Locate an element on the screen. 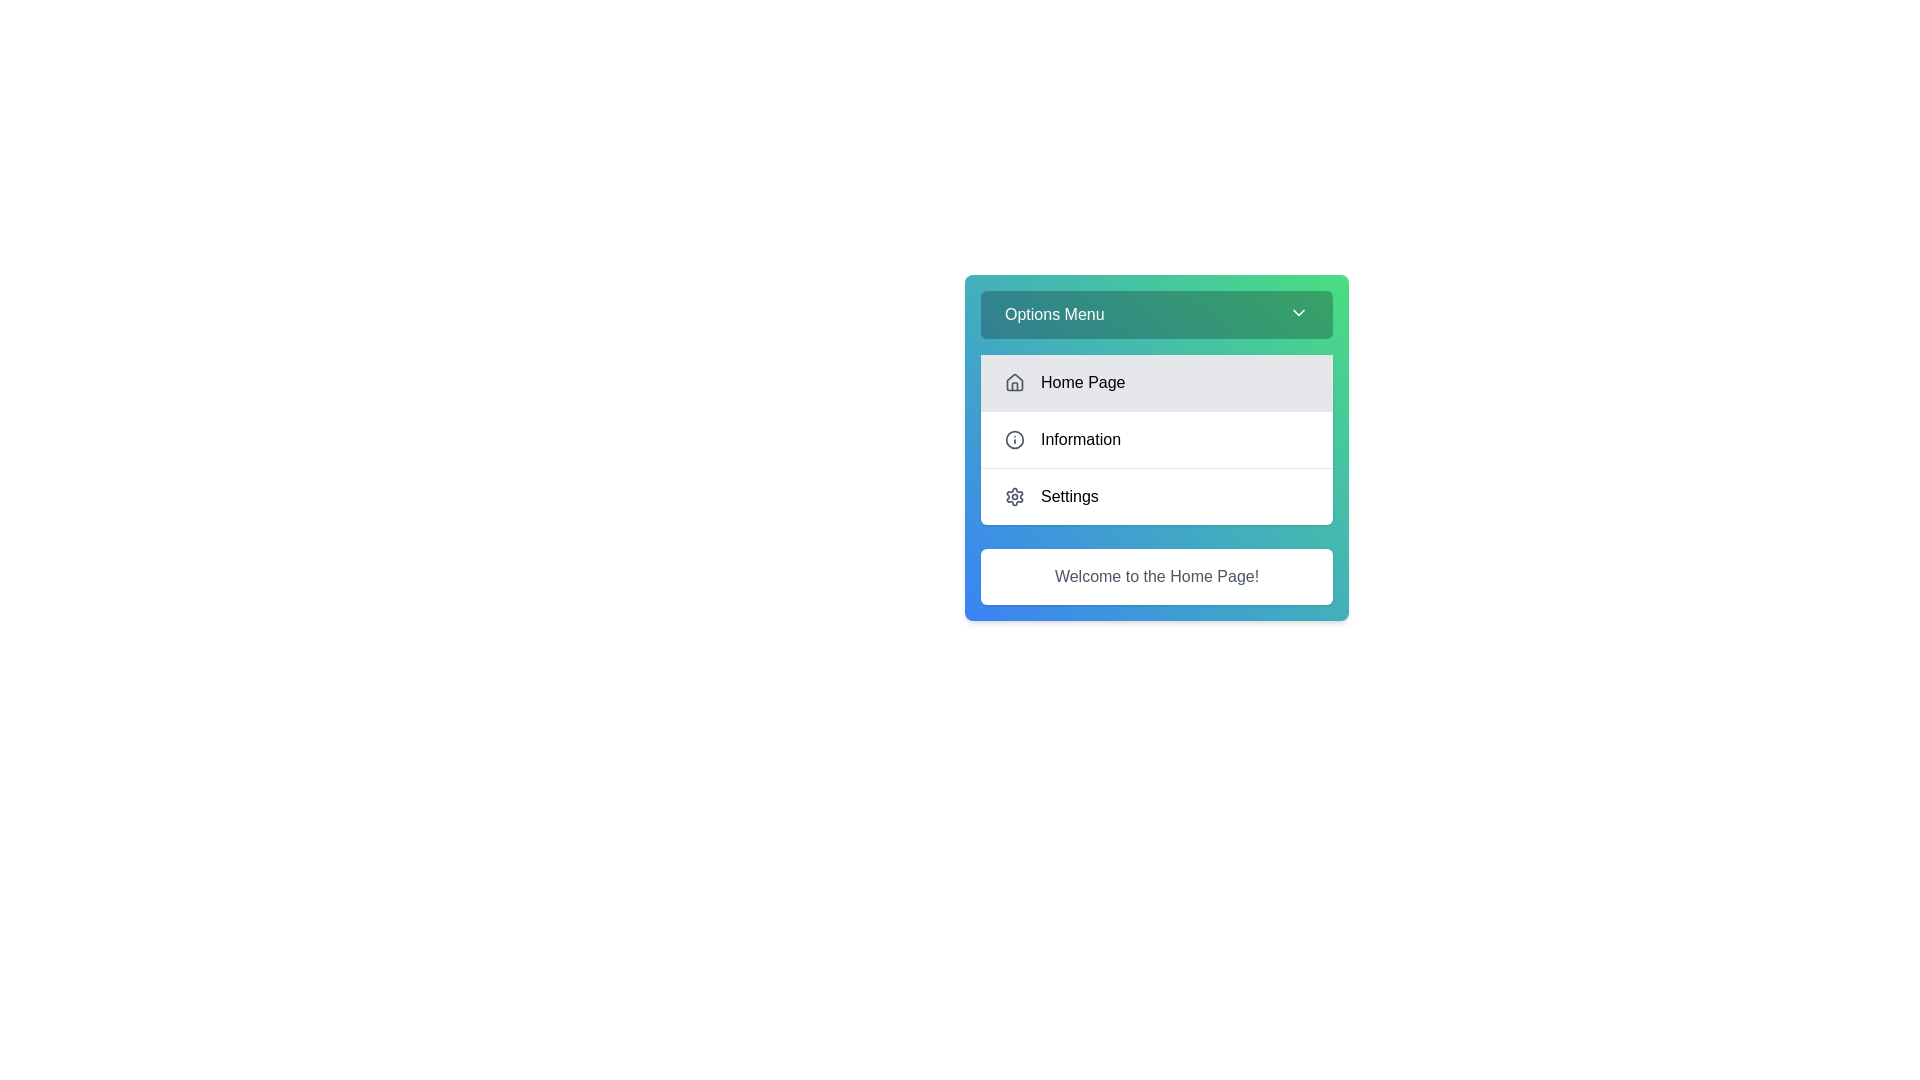 The image size is (1920, 1080). the chevron down icon located in the top-right corner of the Options Menu header is located at coordinates (1299, 312).